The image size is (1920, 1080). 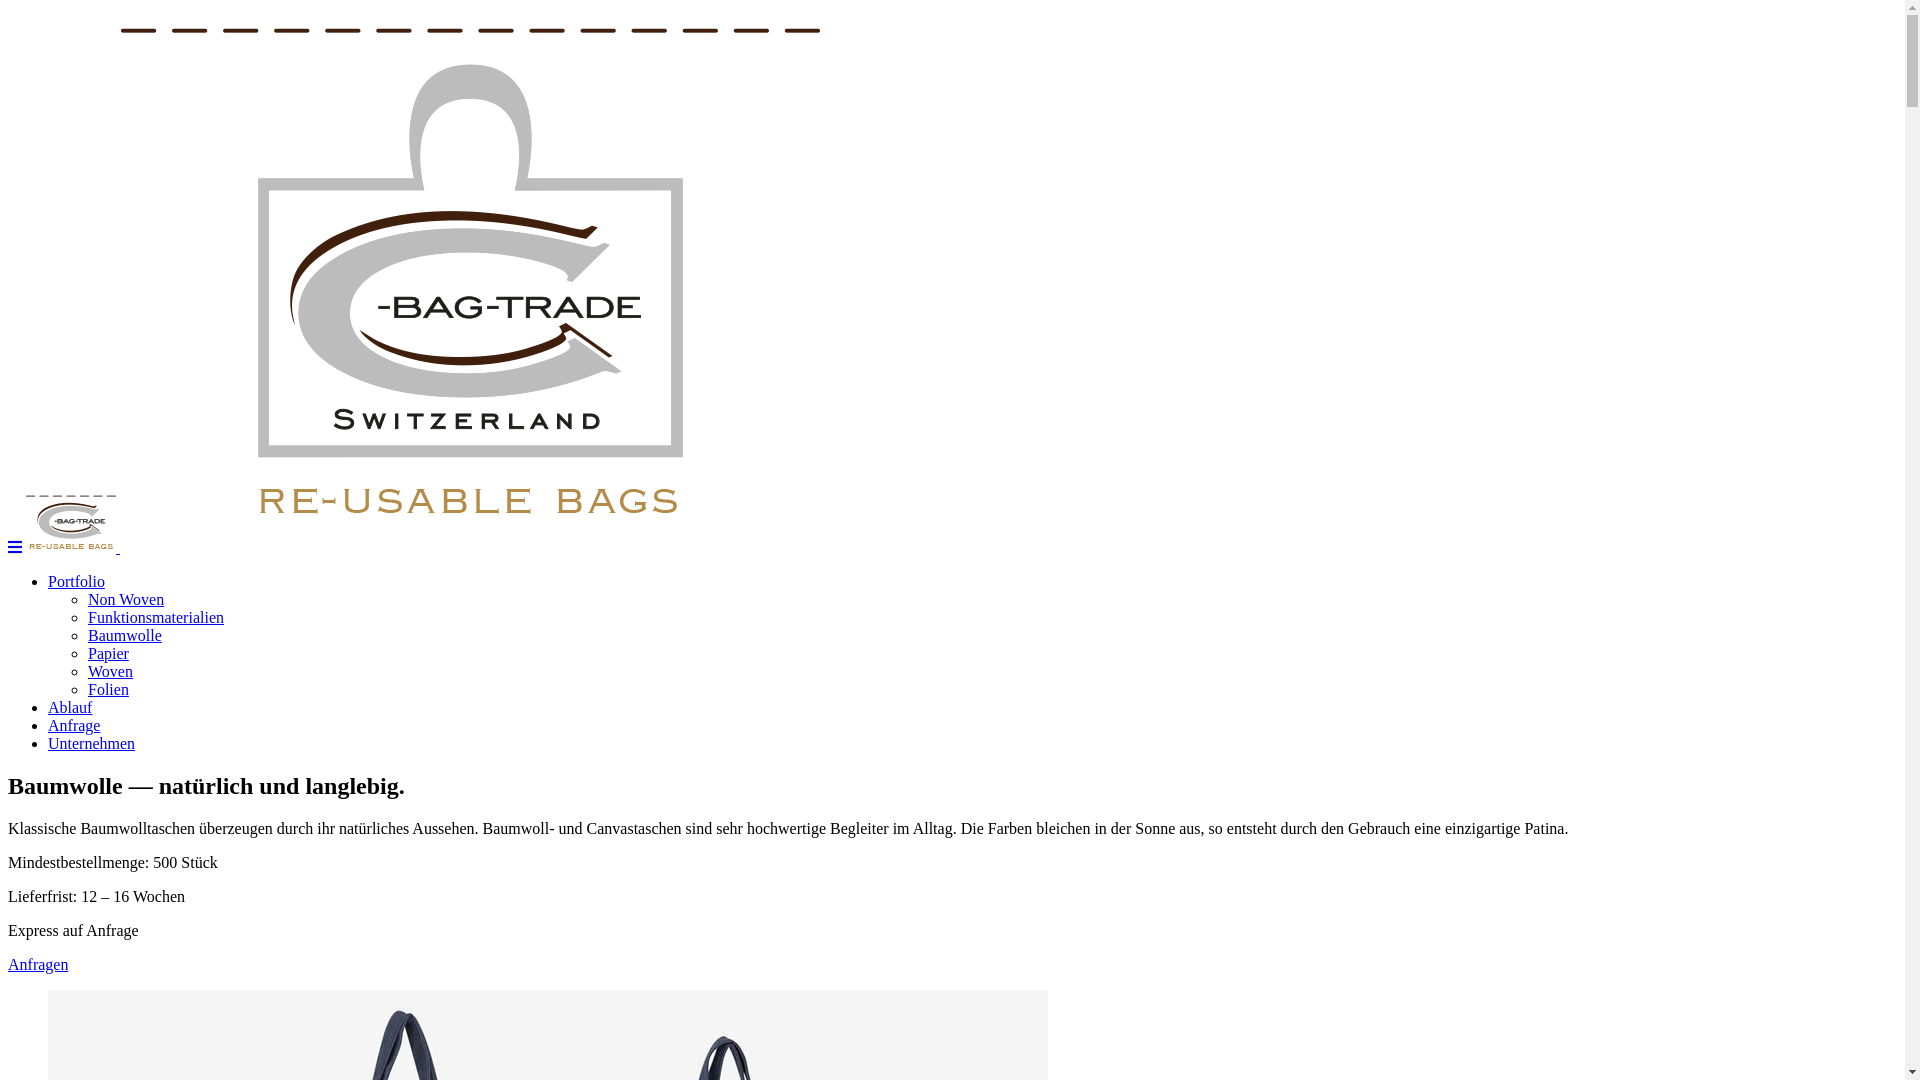 What do you see at coordinates (86, 635) in the screenshot?
I see `'Baumwolle'` at bounding box center [86, 635].